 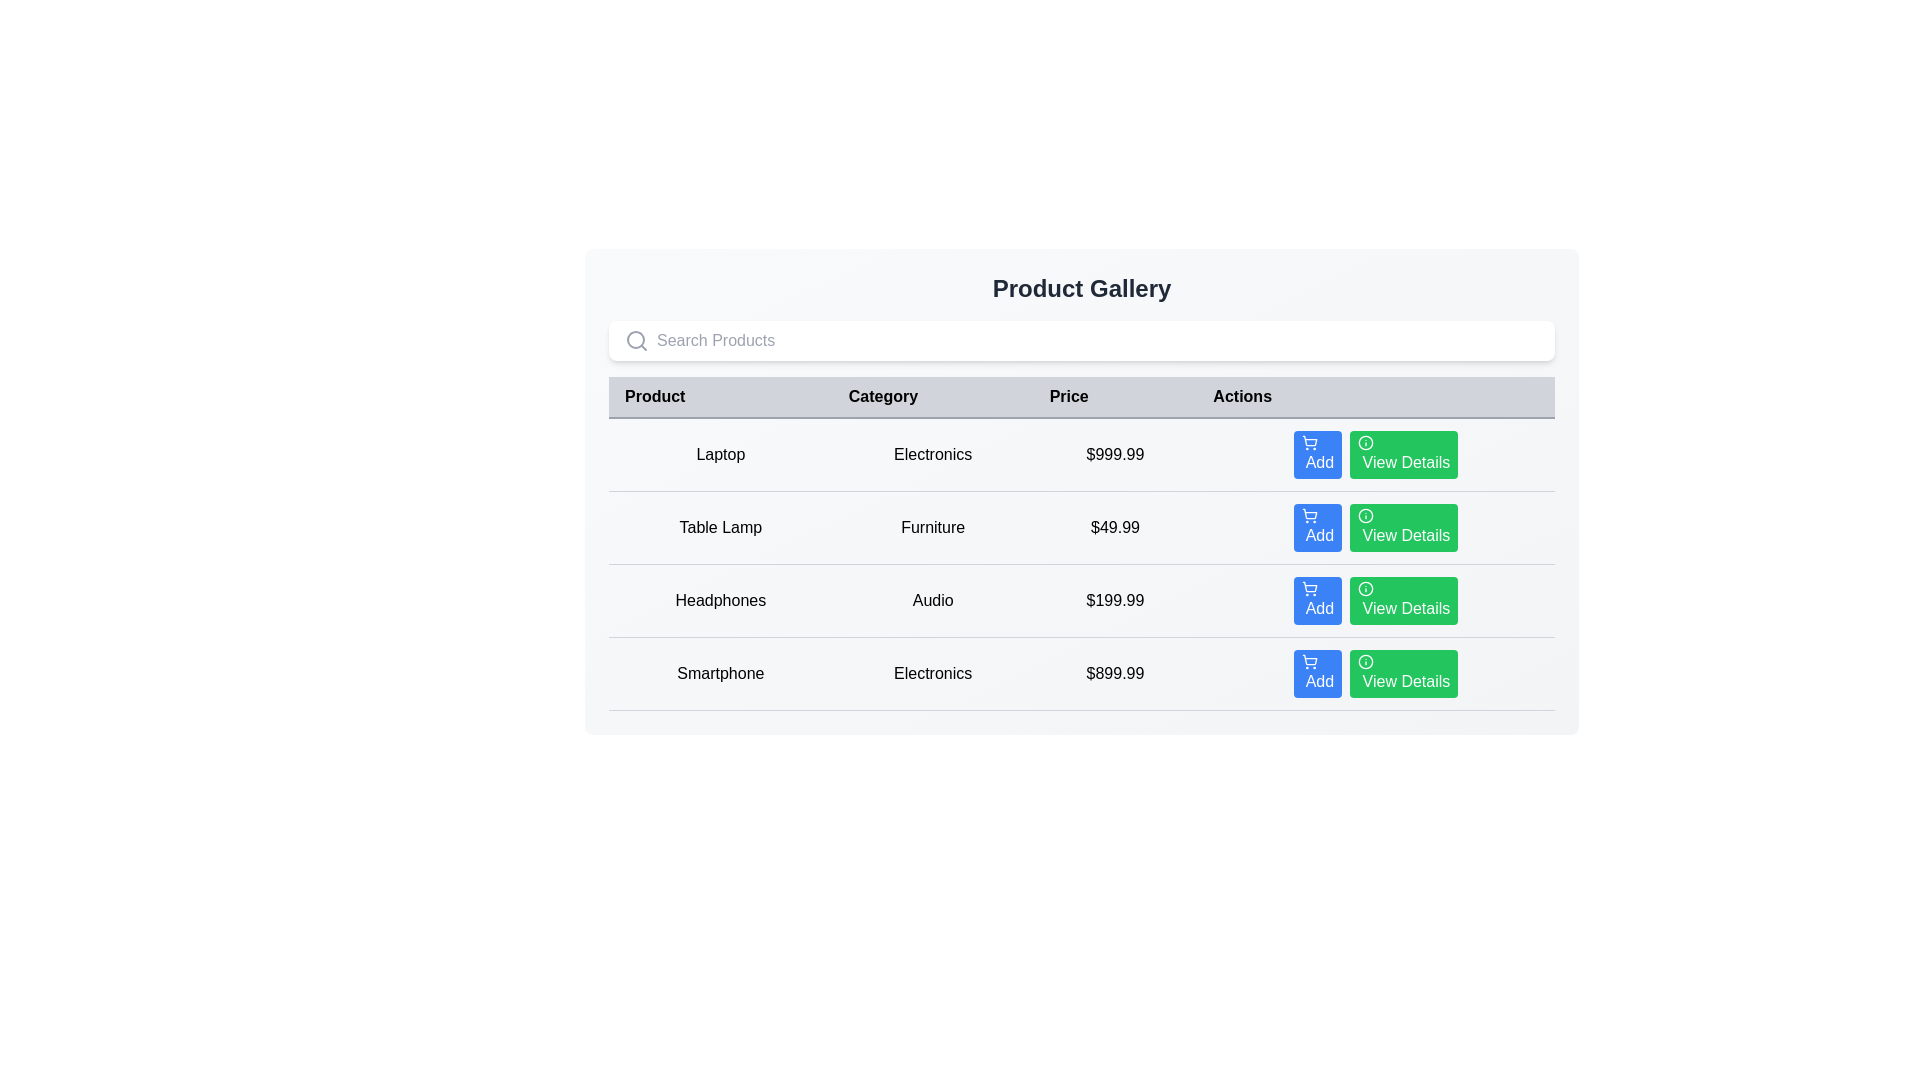 I want to click on the table cell containing the text 'Laptop' located in the first row of the table under the 'Product' column, which is the first cell from the left, so click(x=720, y=454).